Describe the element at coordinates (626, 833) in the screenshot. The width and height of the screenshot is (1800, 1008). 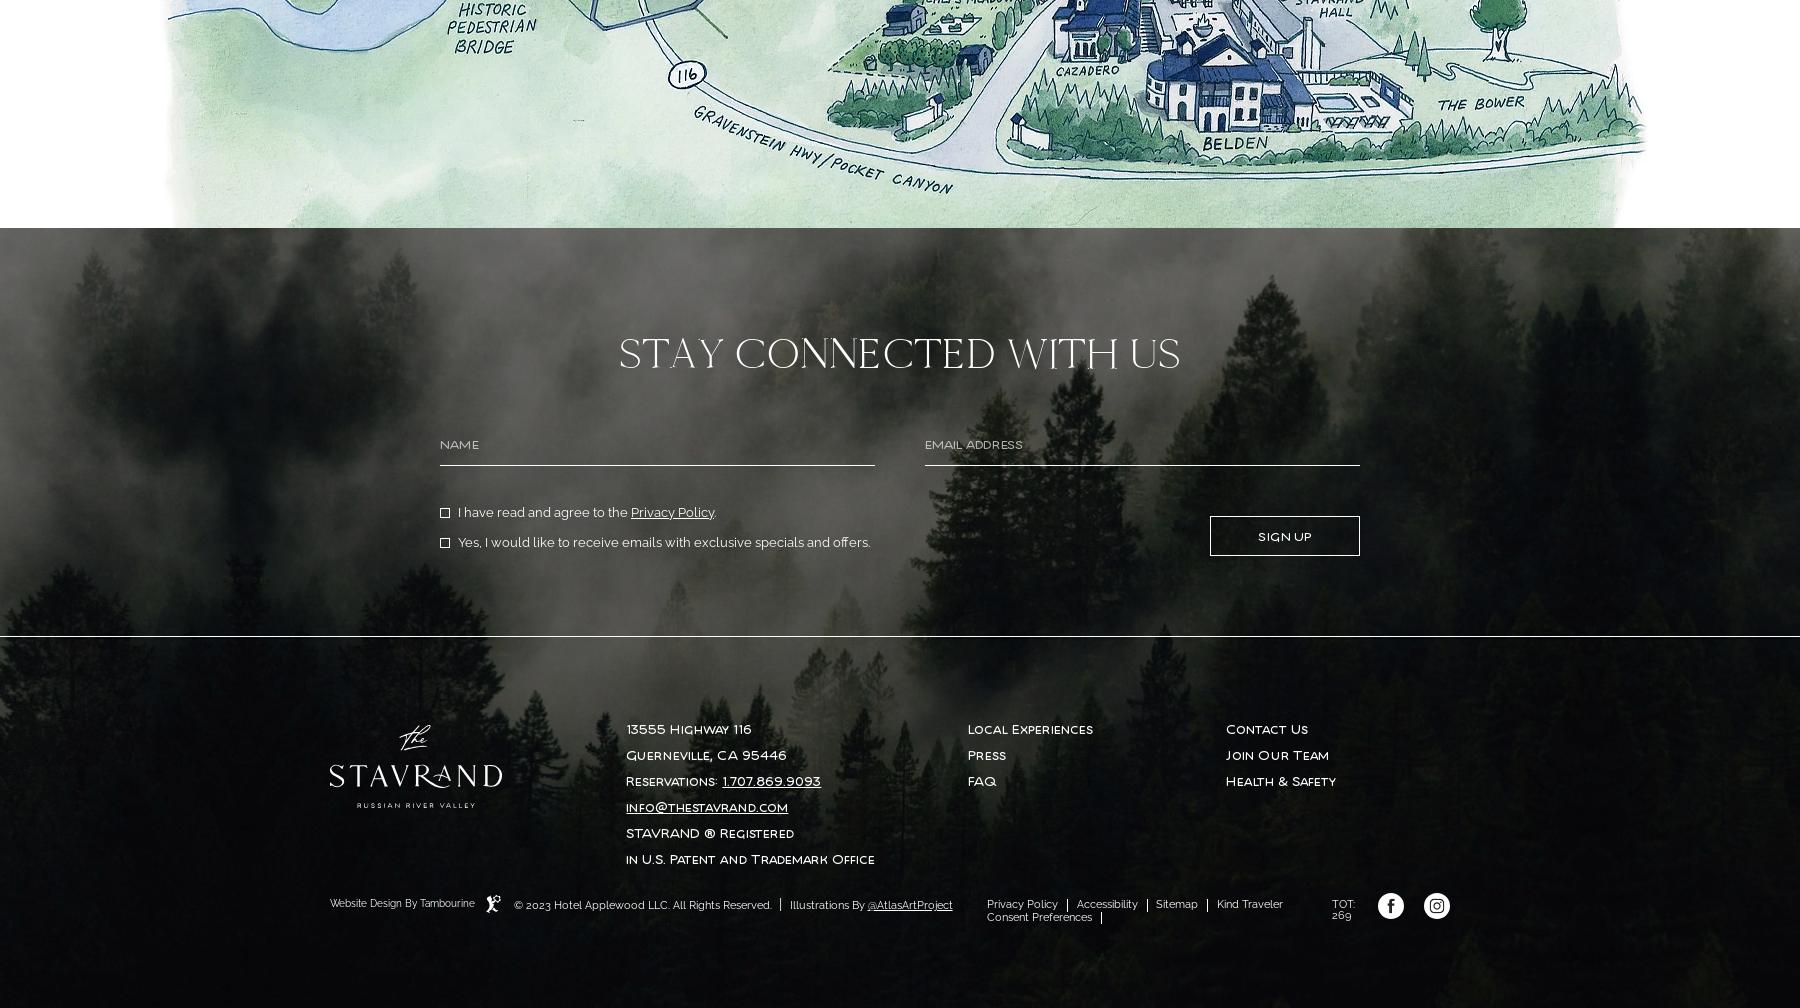
I see `'STAVRAND ® Registered'` at that location.